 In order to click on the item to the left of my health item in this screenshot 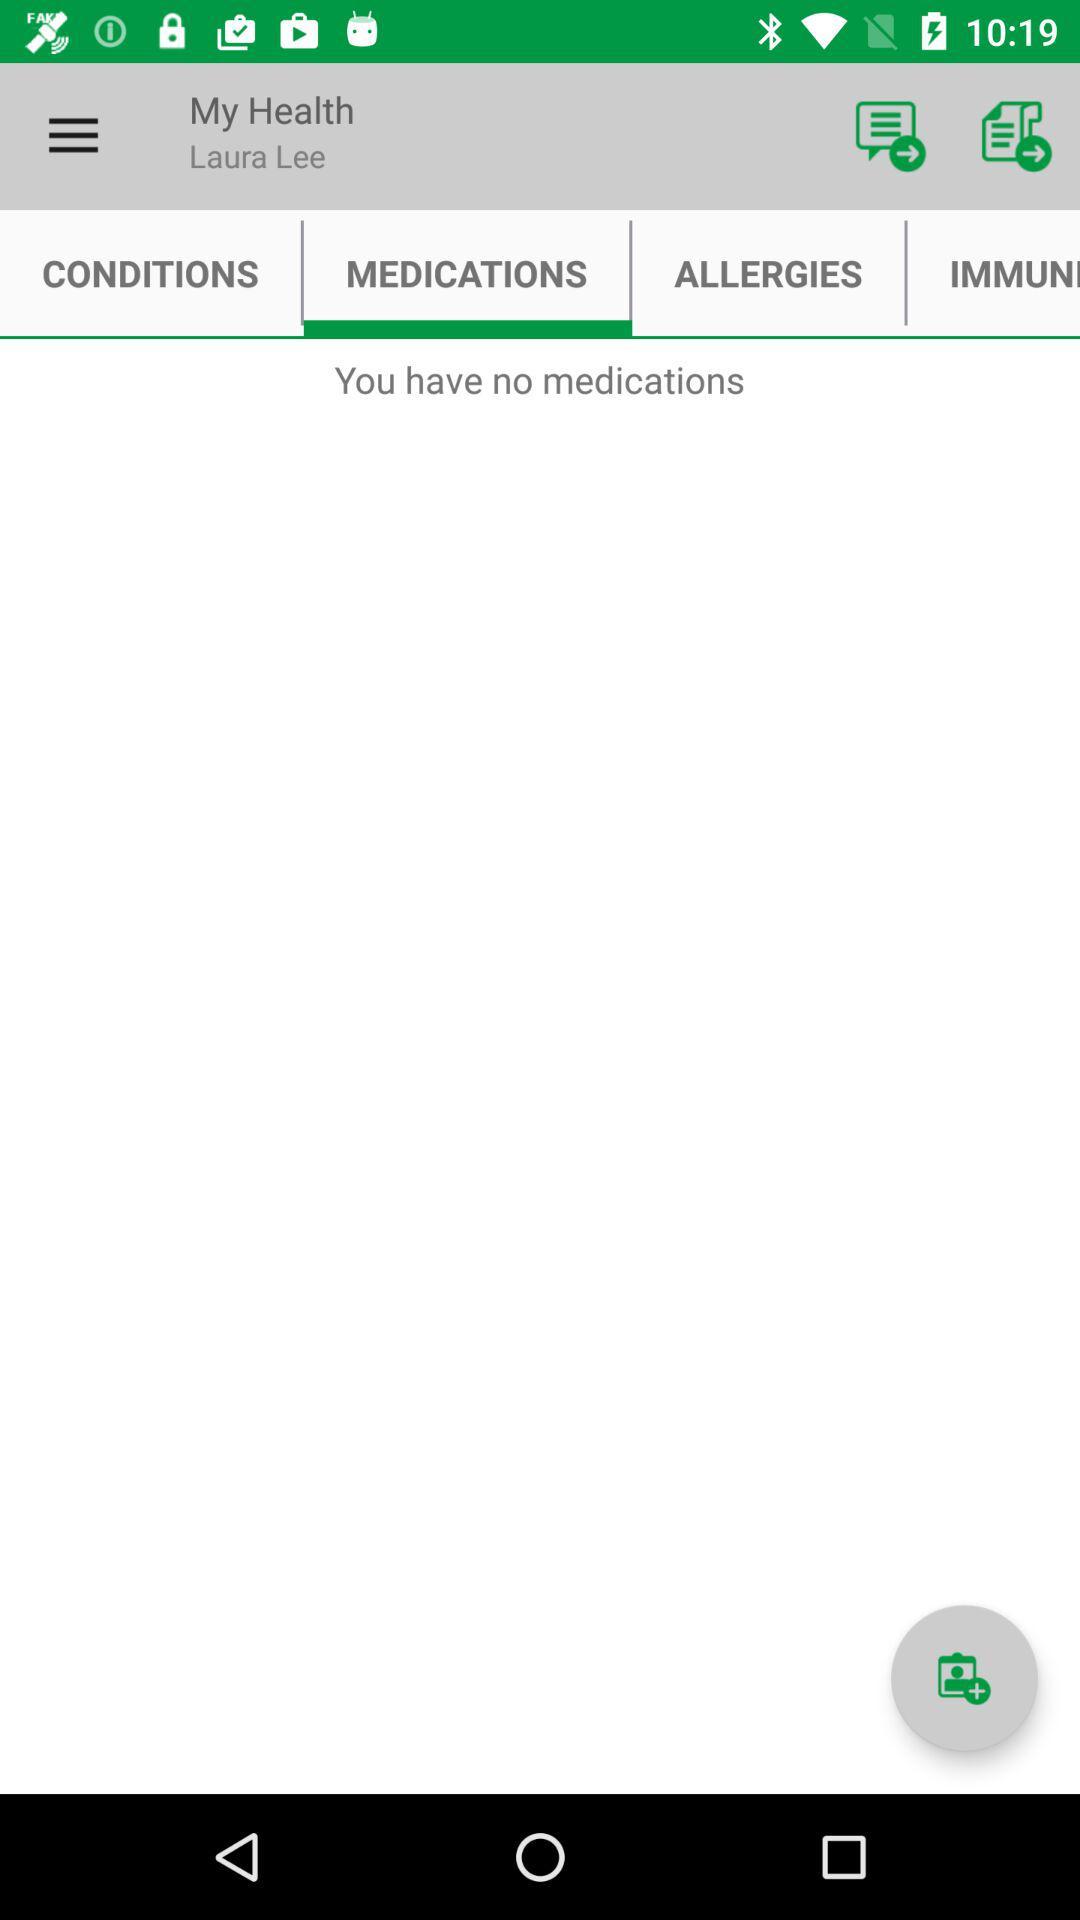, I will do `click(72, 135)`.